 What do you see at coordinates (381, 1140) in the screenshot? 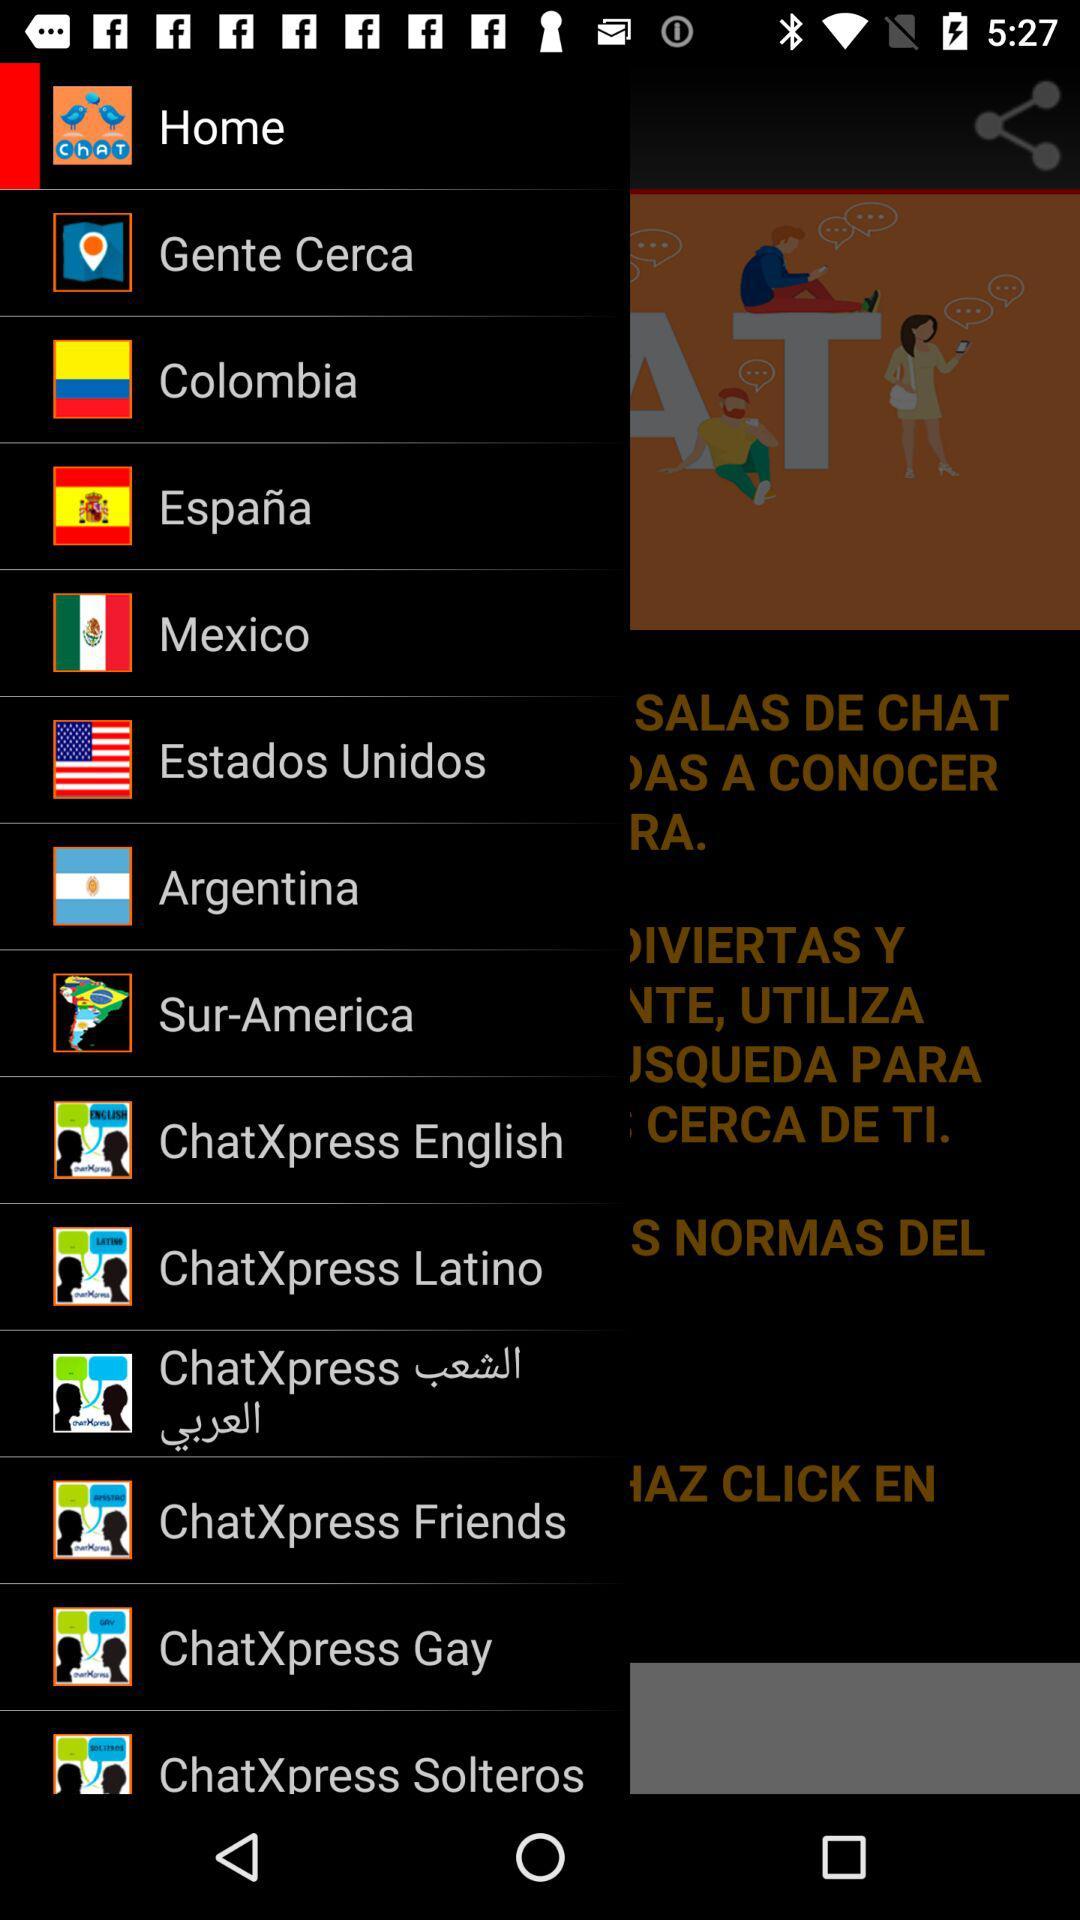
I see `icon below the sur-america app` at bounding box center [381, 1140].